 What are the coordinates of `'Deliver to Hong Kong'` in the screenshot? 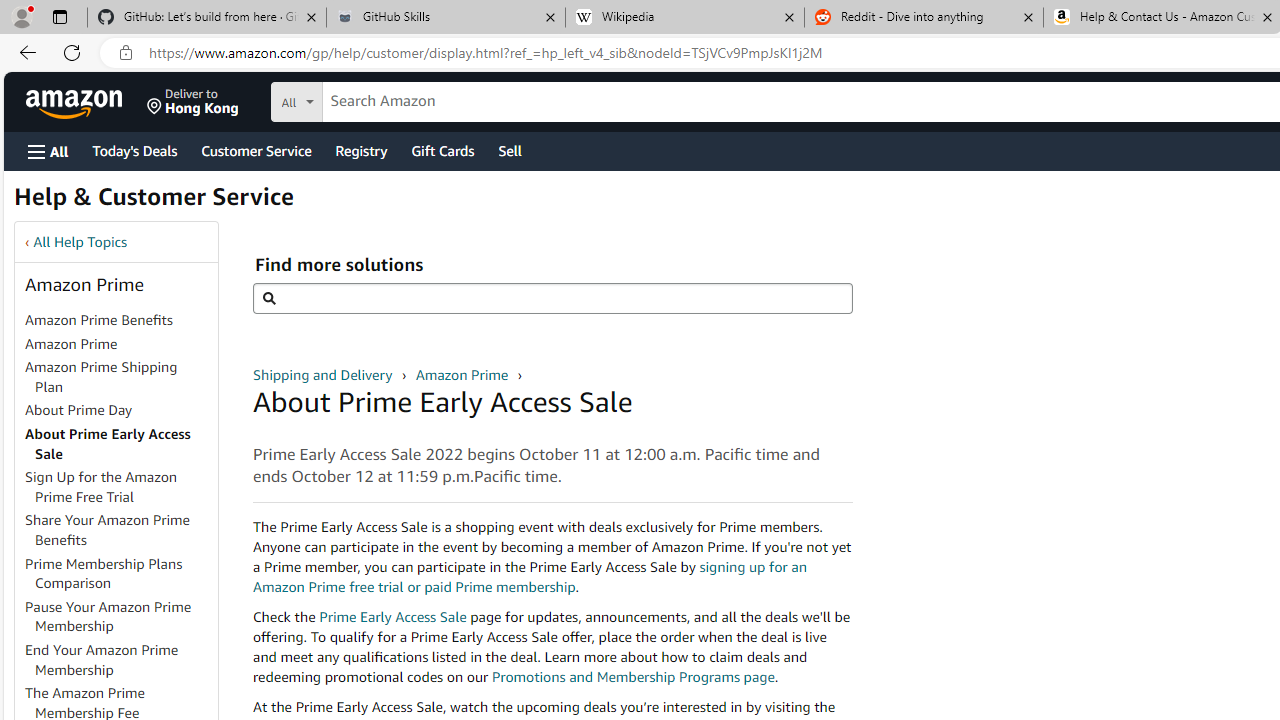 It's located at (193, 101).